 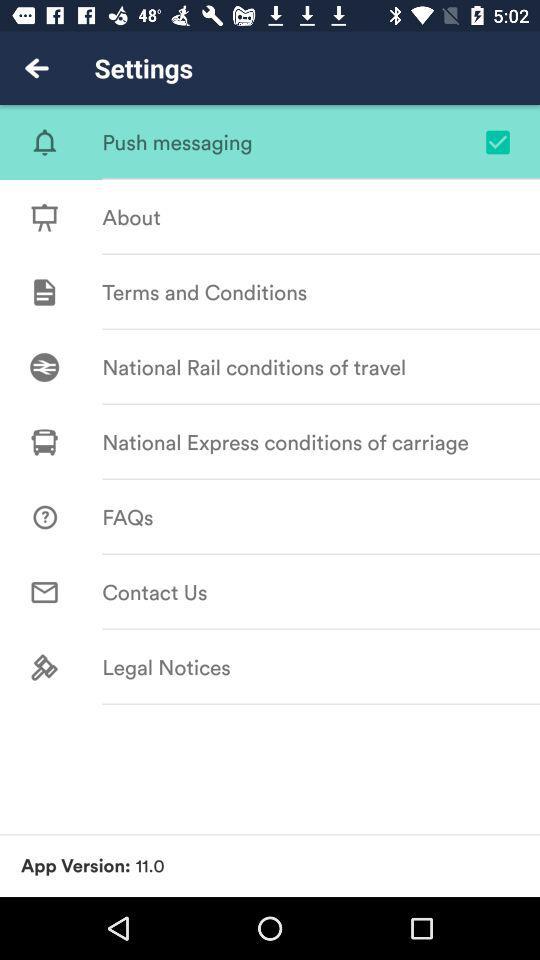 I want to click on the minus icon, so click(x=489, y=262).